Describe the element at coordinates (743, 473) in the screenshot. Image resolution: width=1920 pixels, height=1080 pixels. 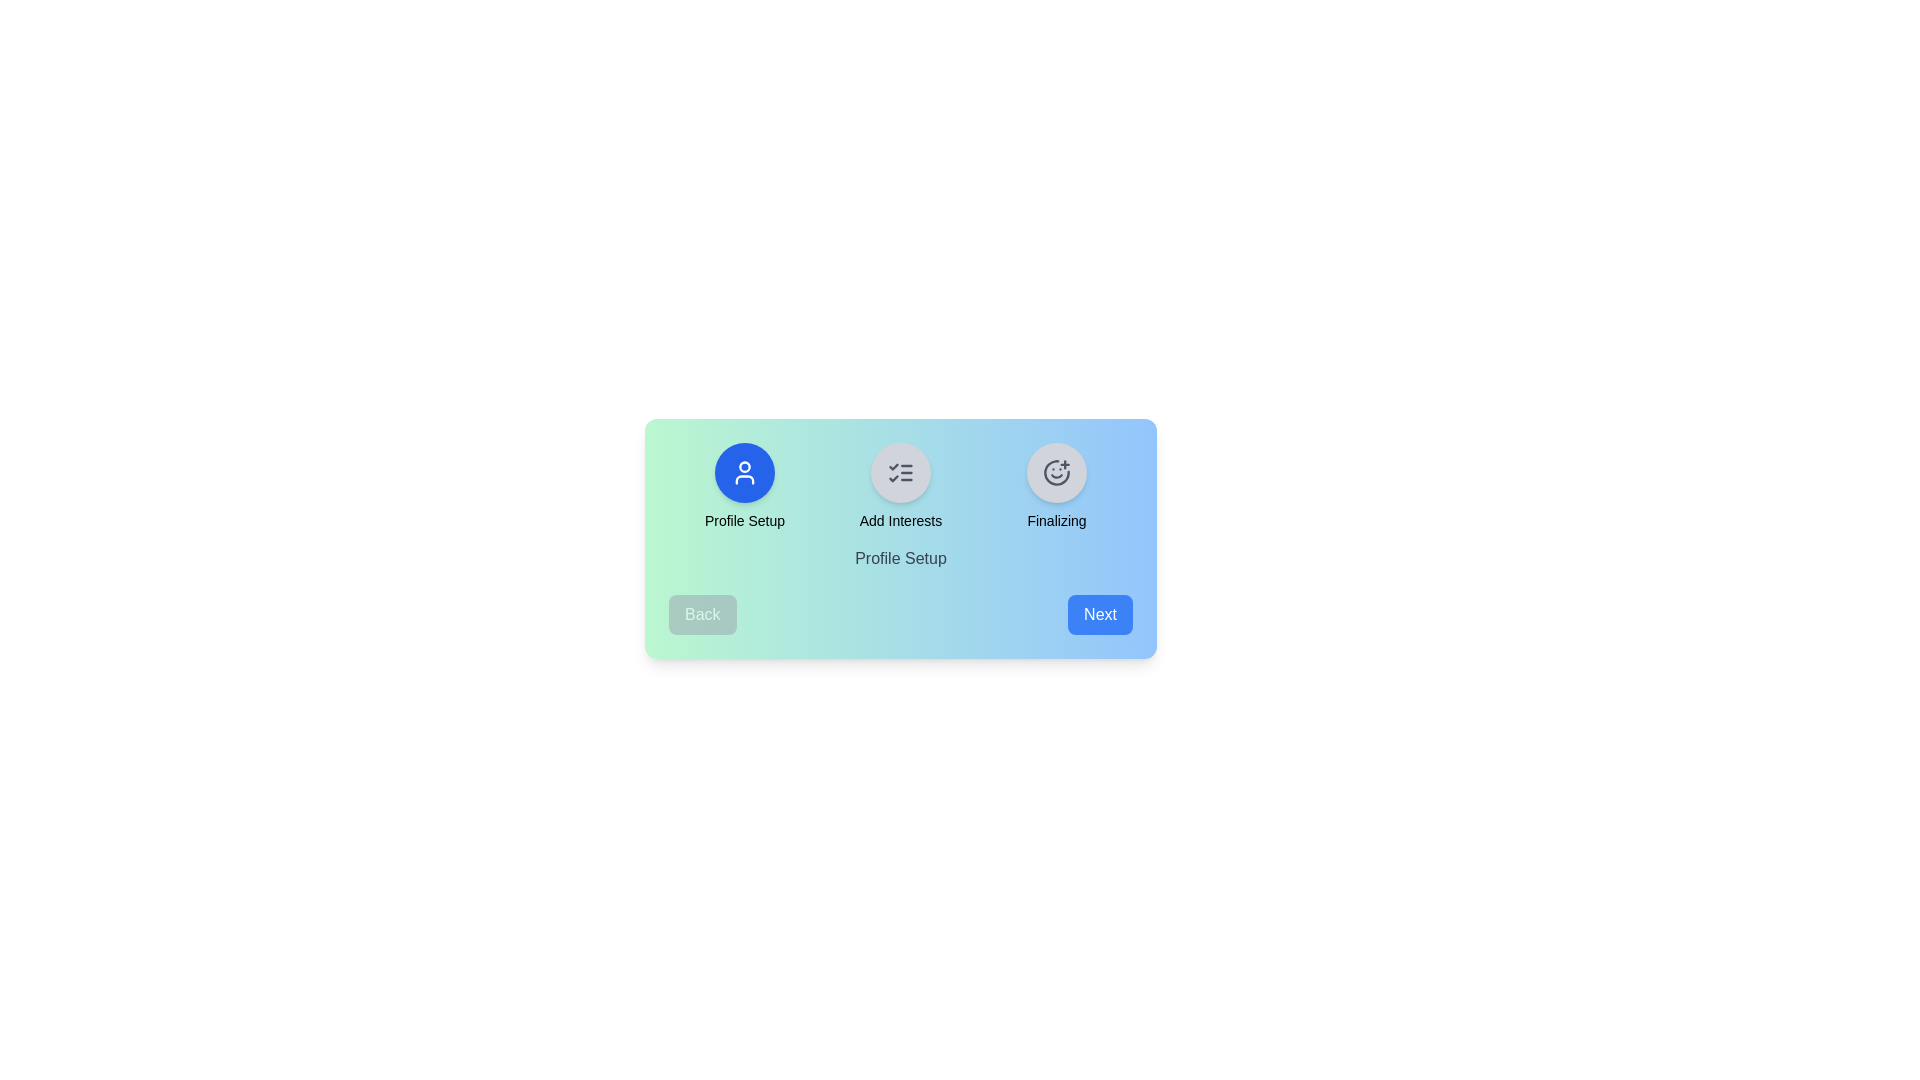
I see `the step icon corresponding to Profile Setup` at that location.